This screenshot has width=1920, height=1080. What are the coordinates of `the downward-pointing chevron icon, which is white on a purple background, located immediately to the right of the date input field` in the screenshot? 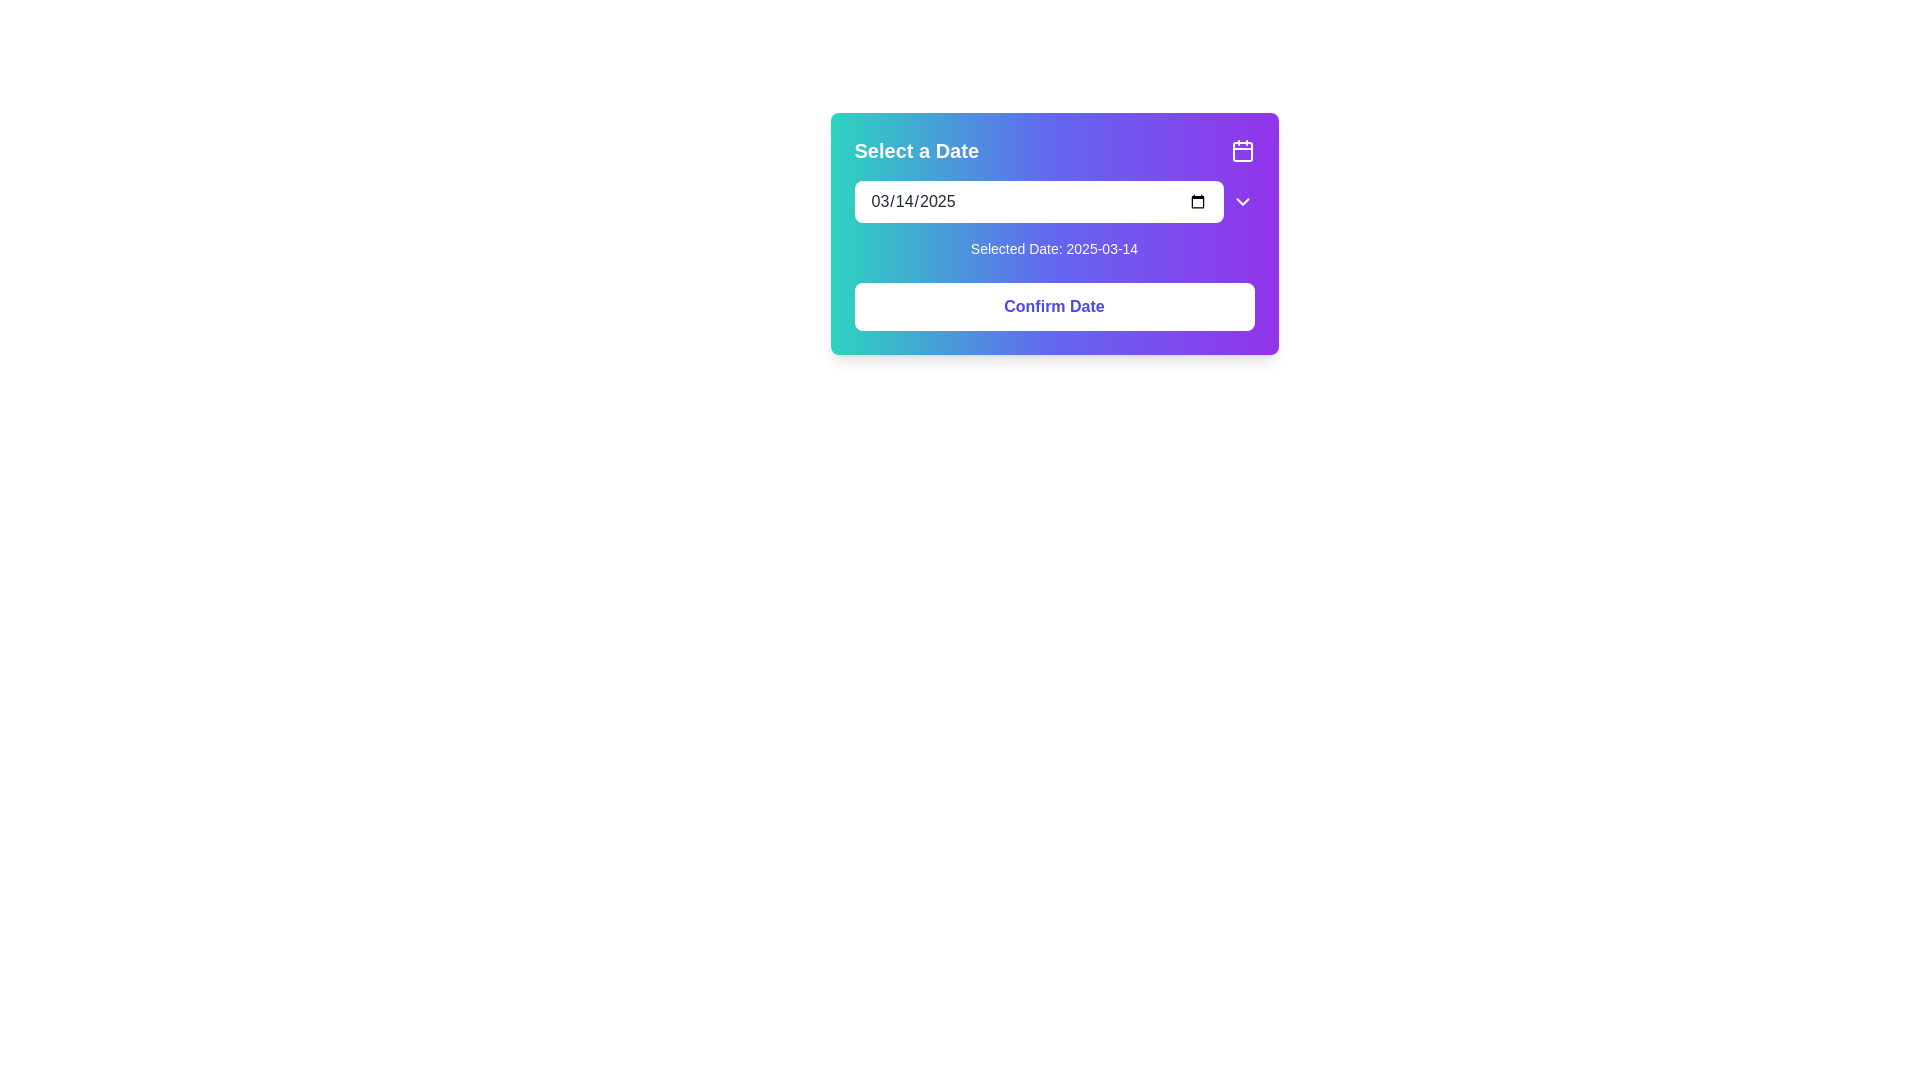 It's located at (1242, 201).